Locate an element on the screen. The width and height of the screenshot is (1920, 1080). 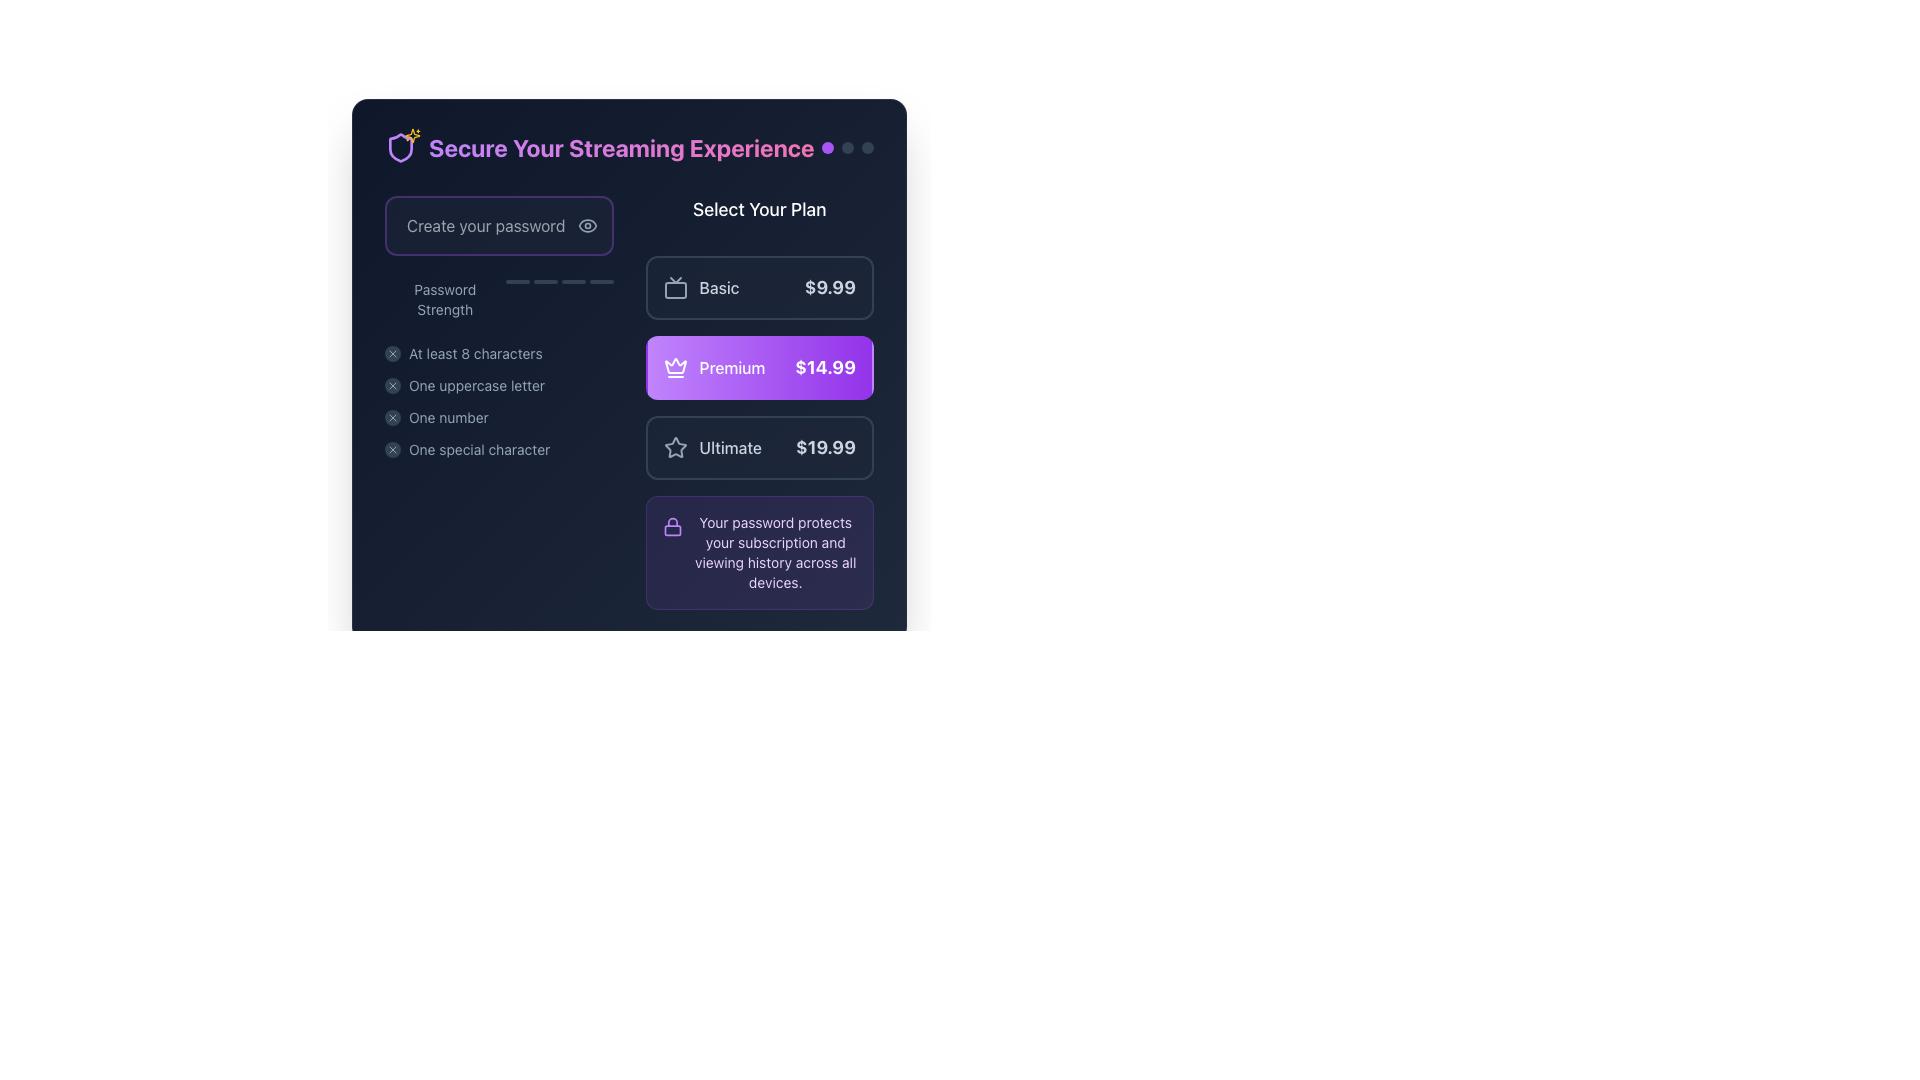
the crown icon located to the left of the 'Premium' text label is located at coordinates (675, 367).